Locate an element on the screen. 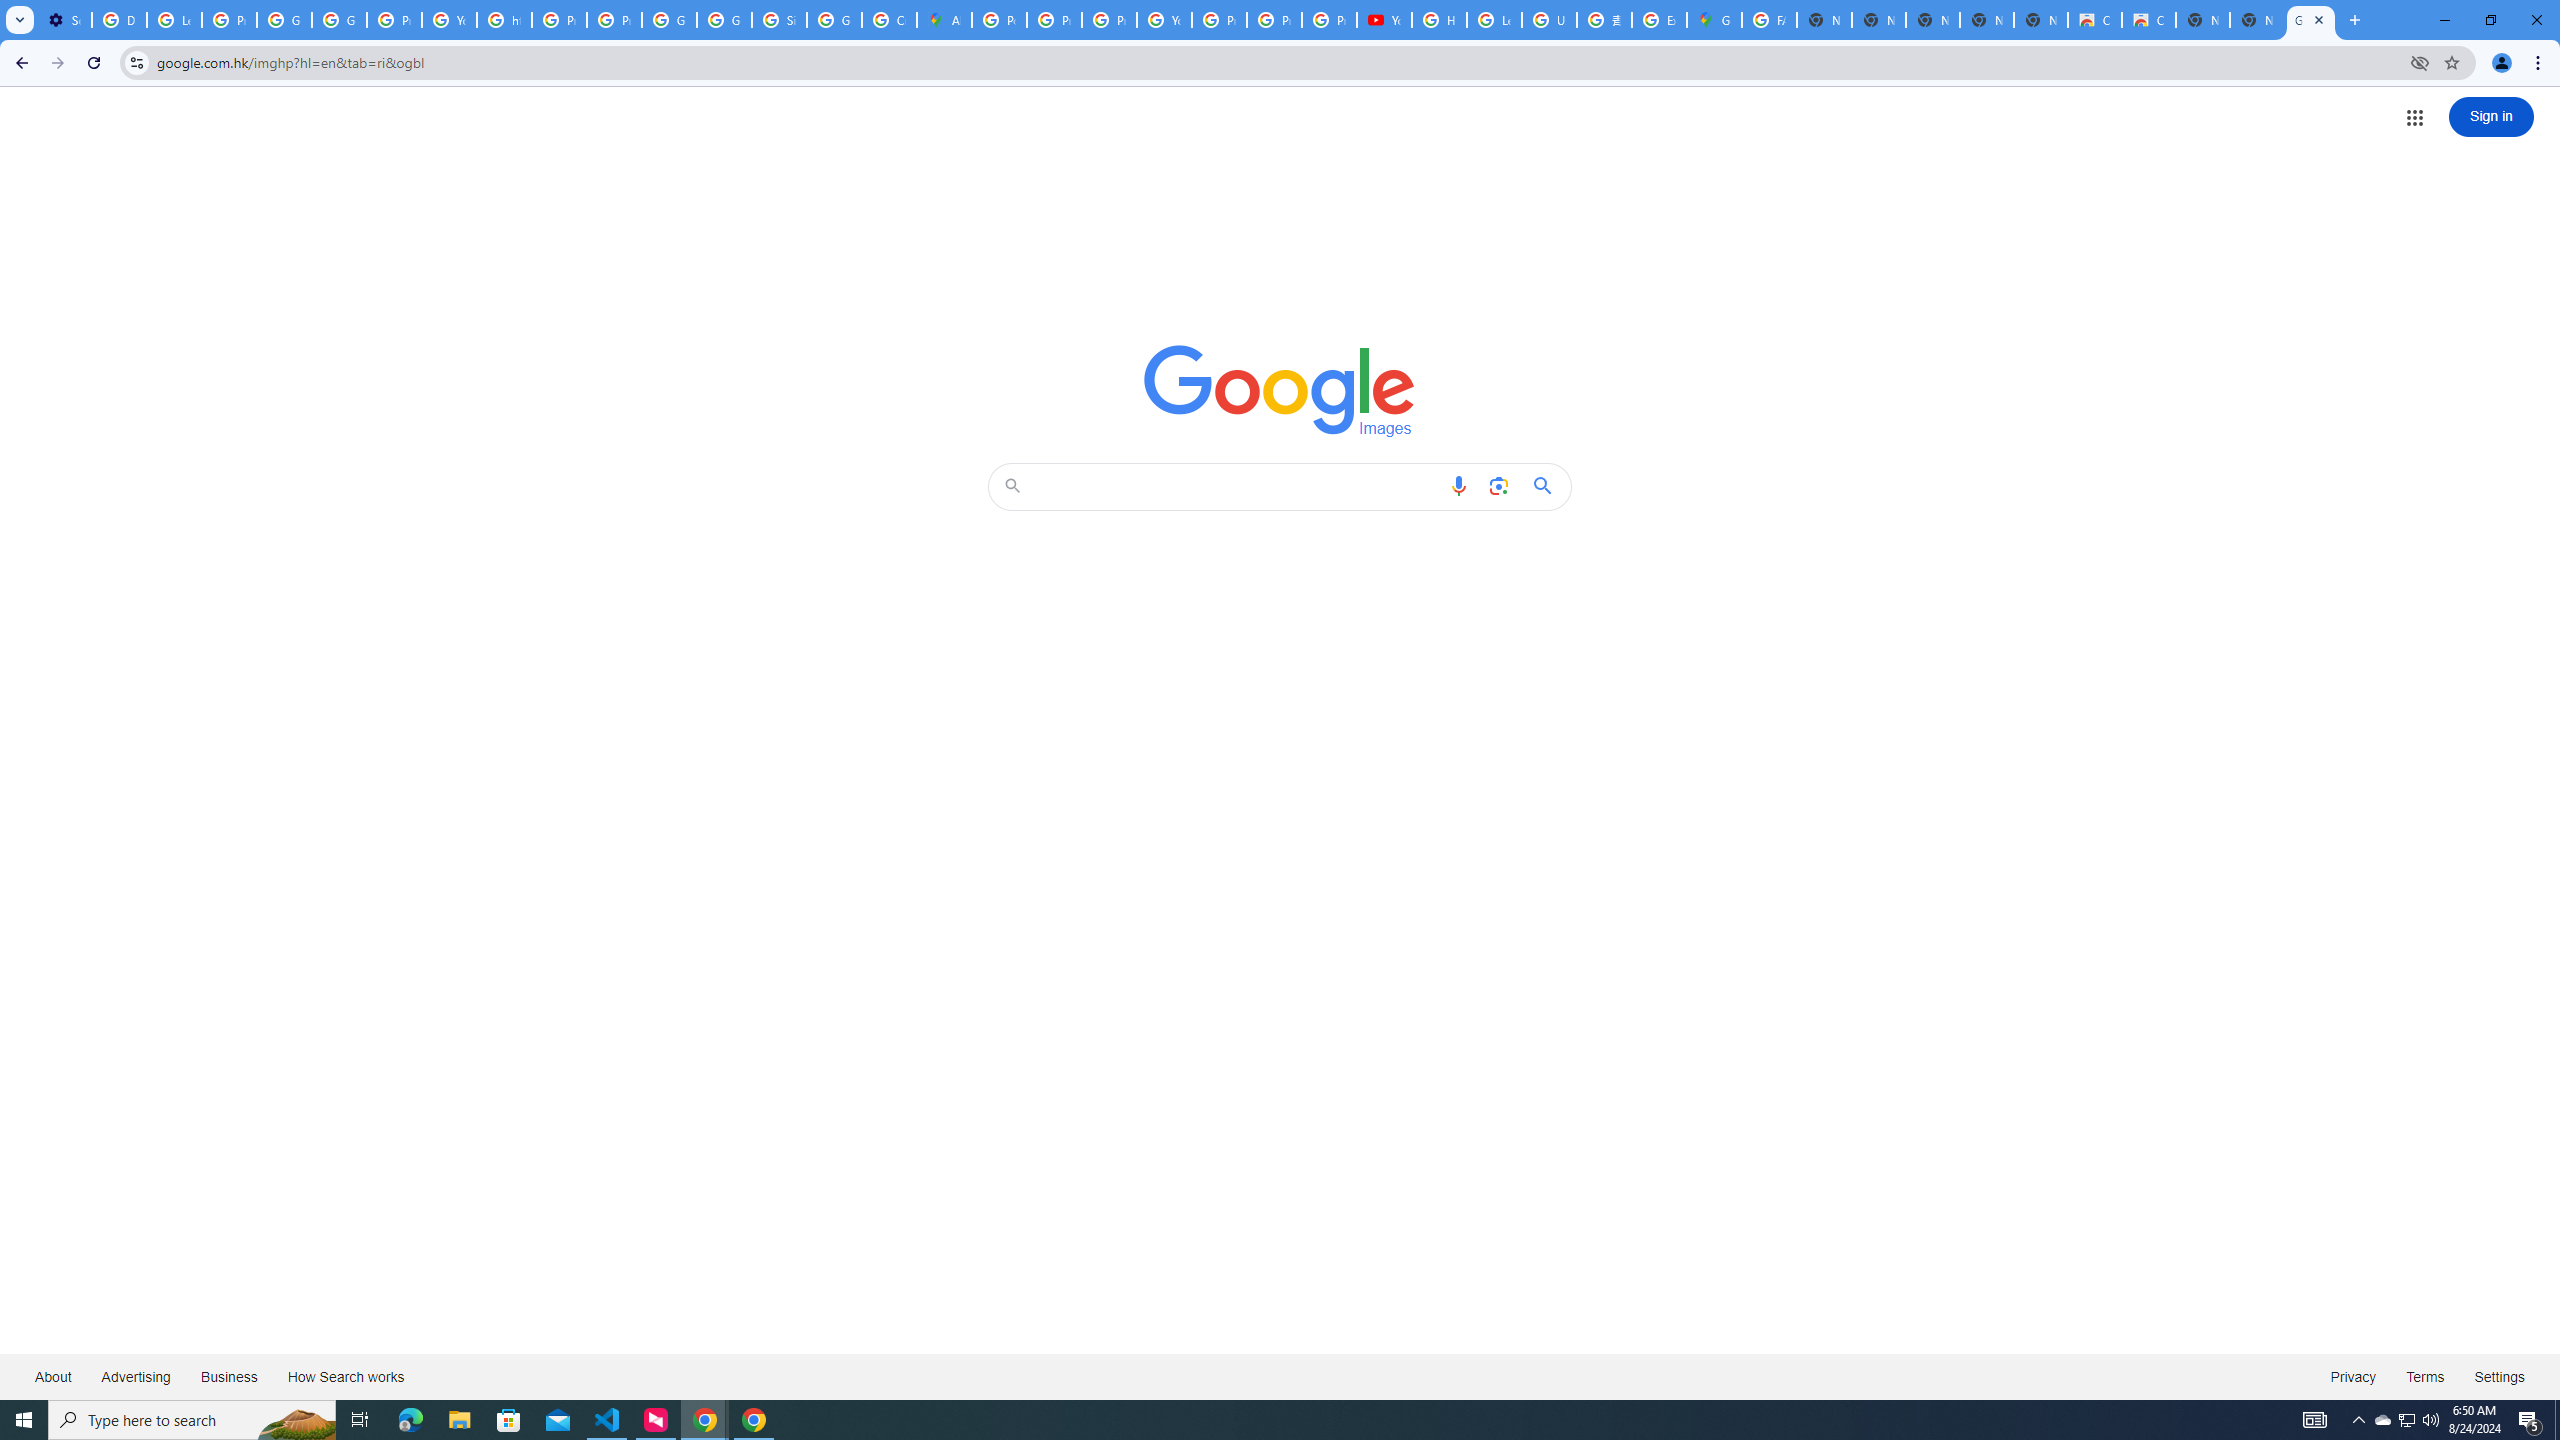  'Classic Blue - Chrome Web Store' is located at coordinates (2094, 19).